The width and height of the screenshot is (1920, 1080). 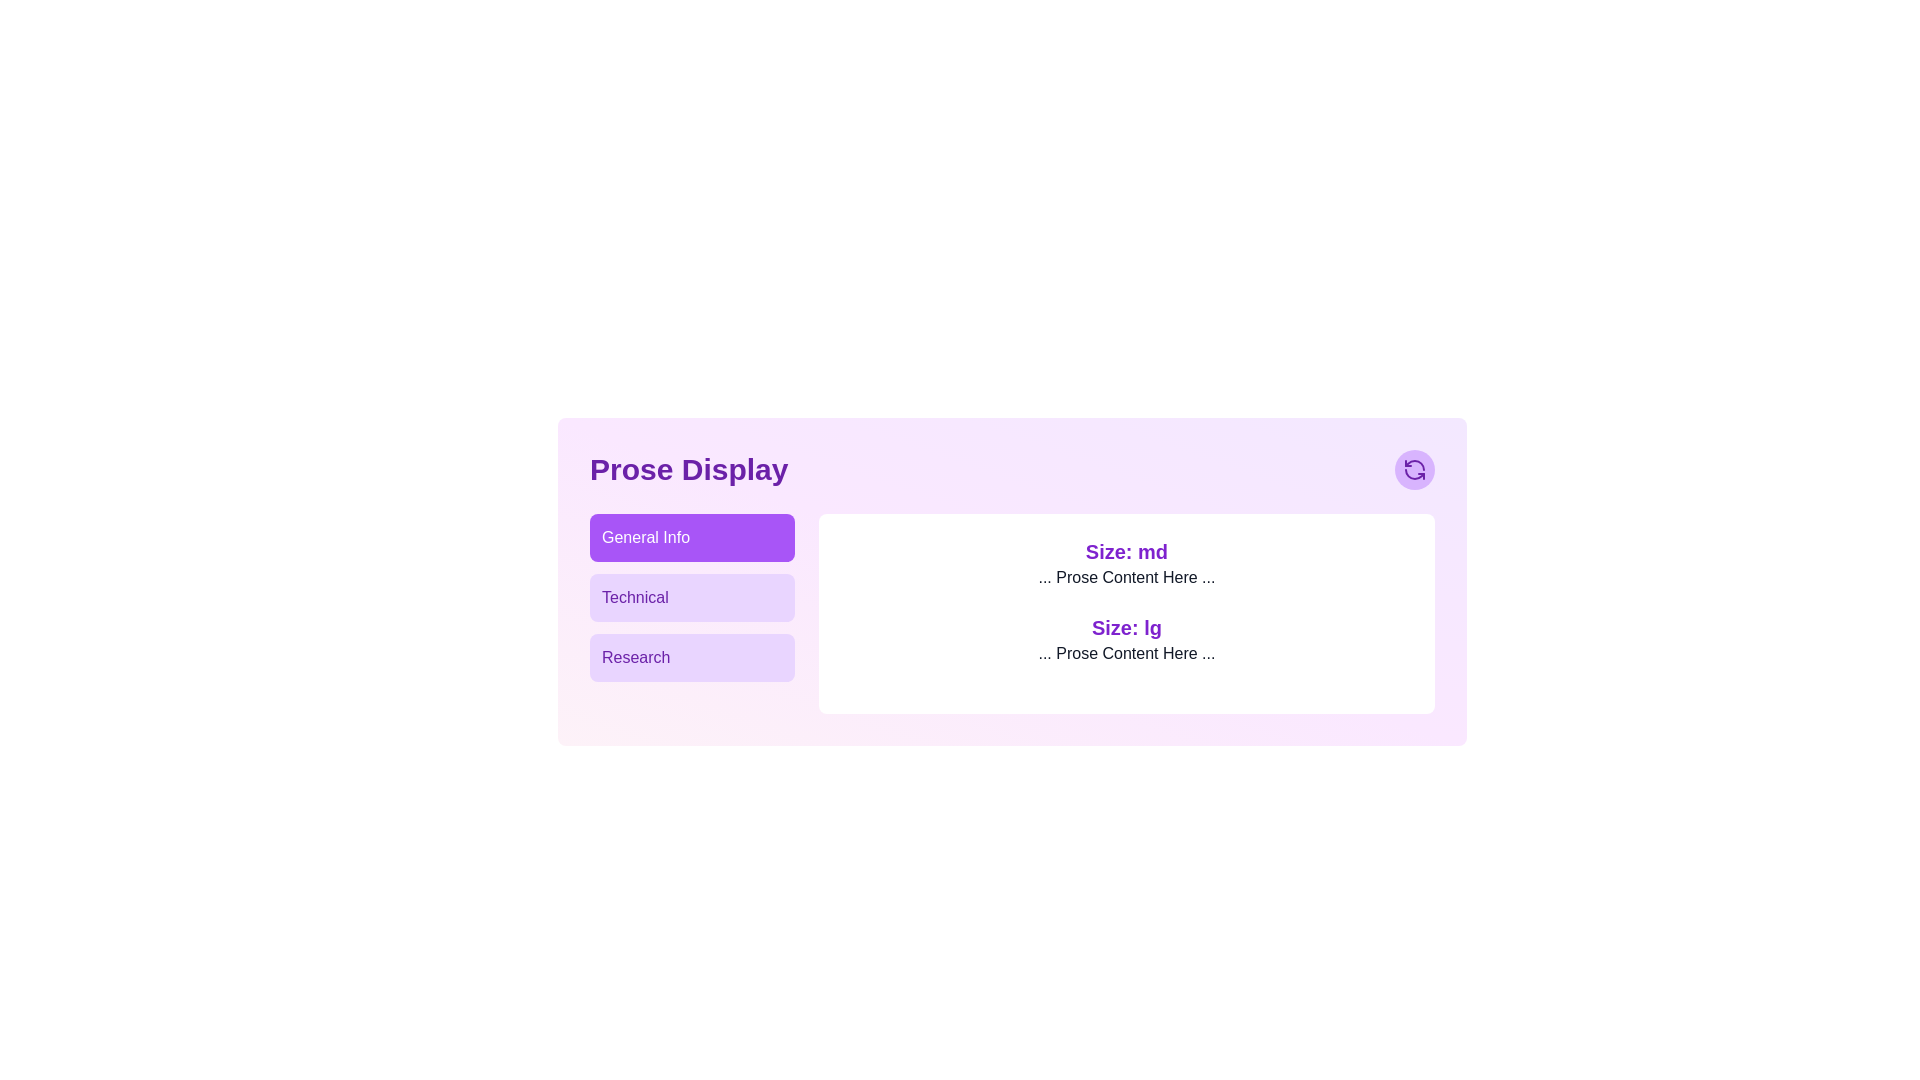 I want to click on the 'Prose Display' text label, which serves as a section title and is positioned to the left of a refresh icon button, so click(x=689, y=470).